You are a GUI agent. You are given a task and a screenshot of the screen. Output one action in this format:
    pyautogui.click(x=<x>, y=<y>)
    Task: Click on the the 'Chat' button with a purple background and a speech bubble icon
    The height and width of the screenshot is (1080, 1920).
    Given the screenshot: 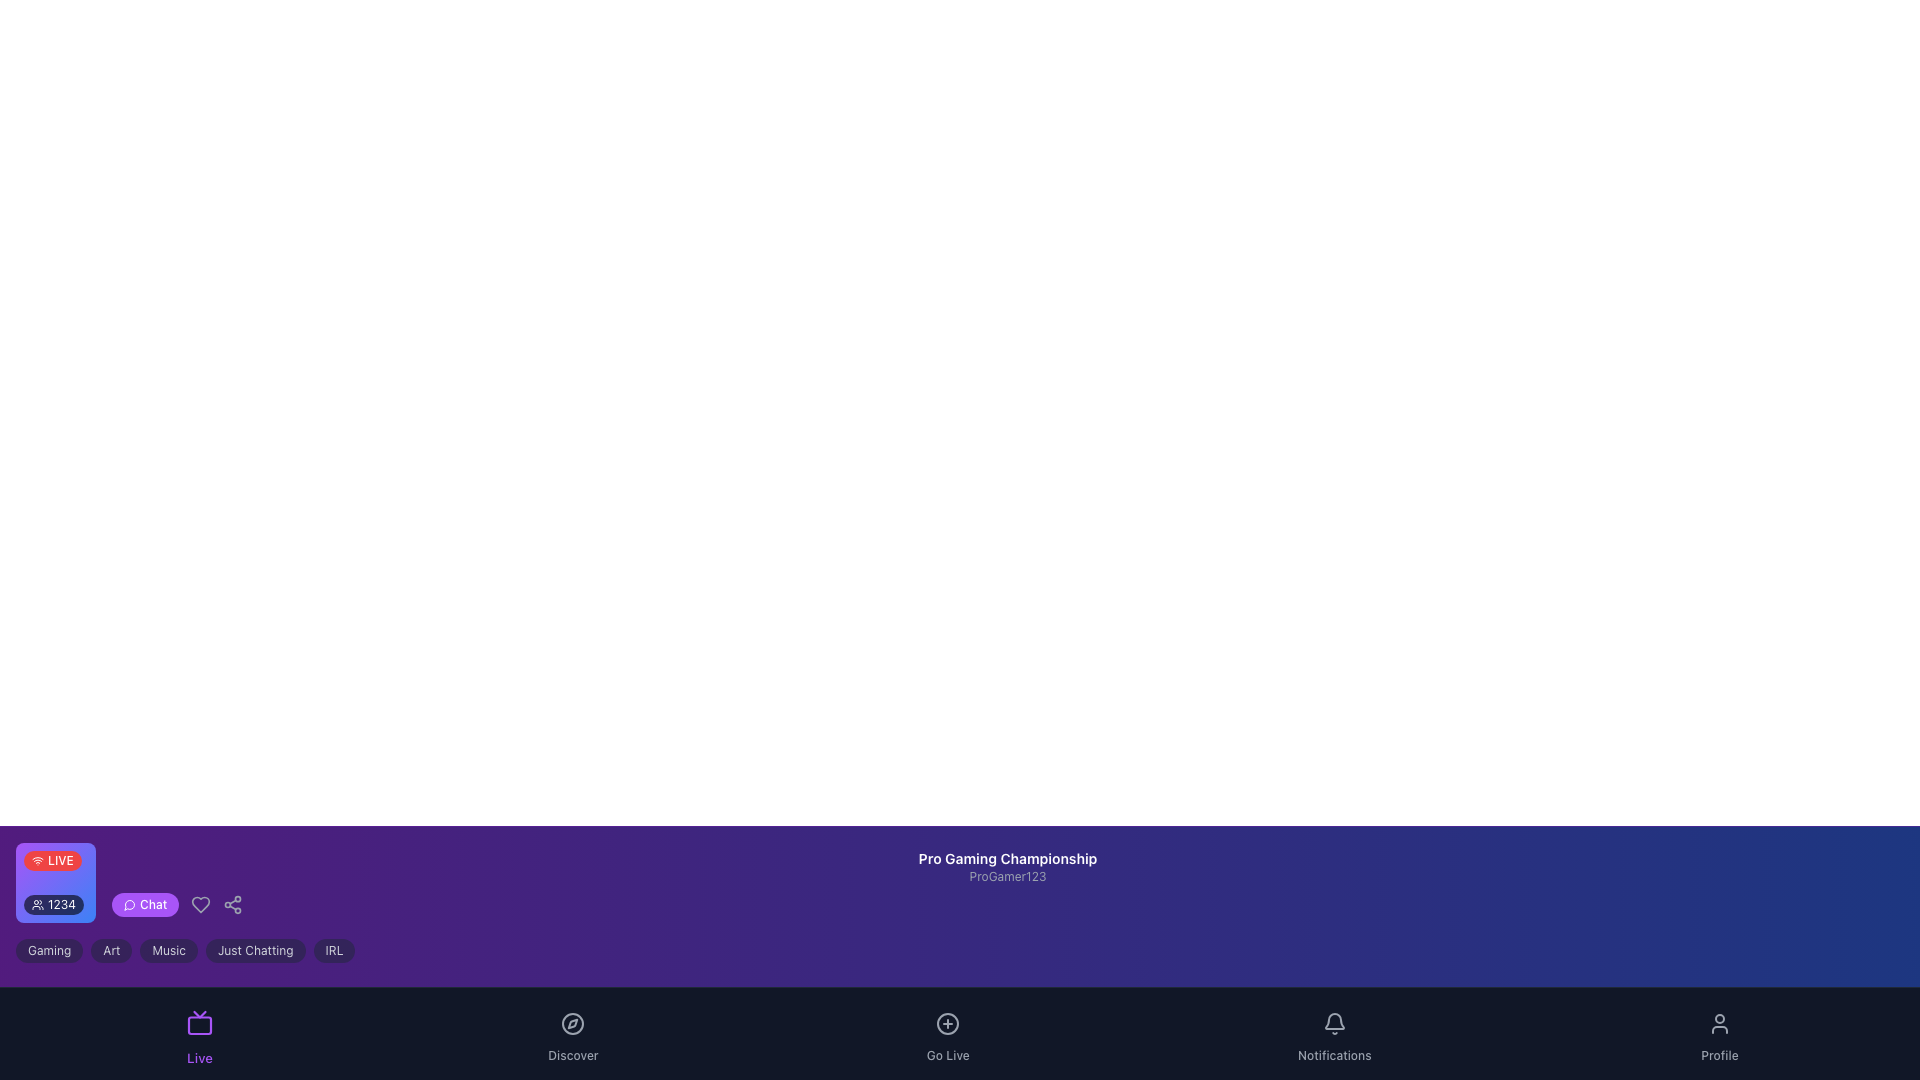 What is the action you would take?
    pyautogui.click(x=143, y=905)
    